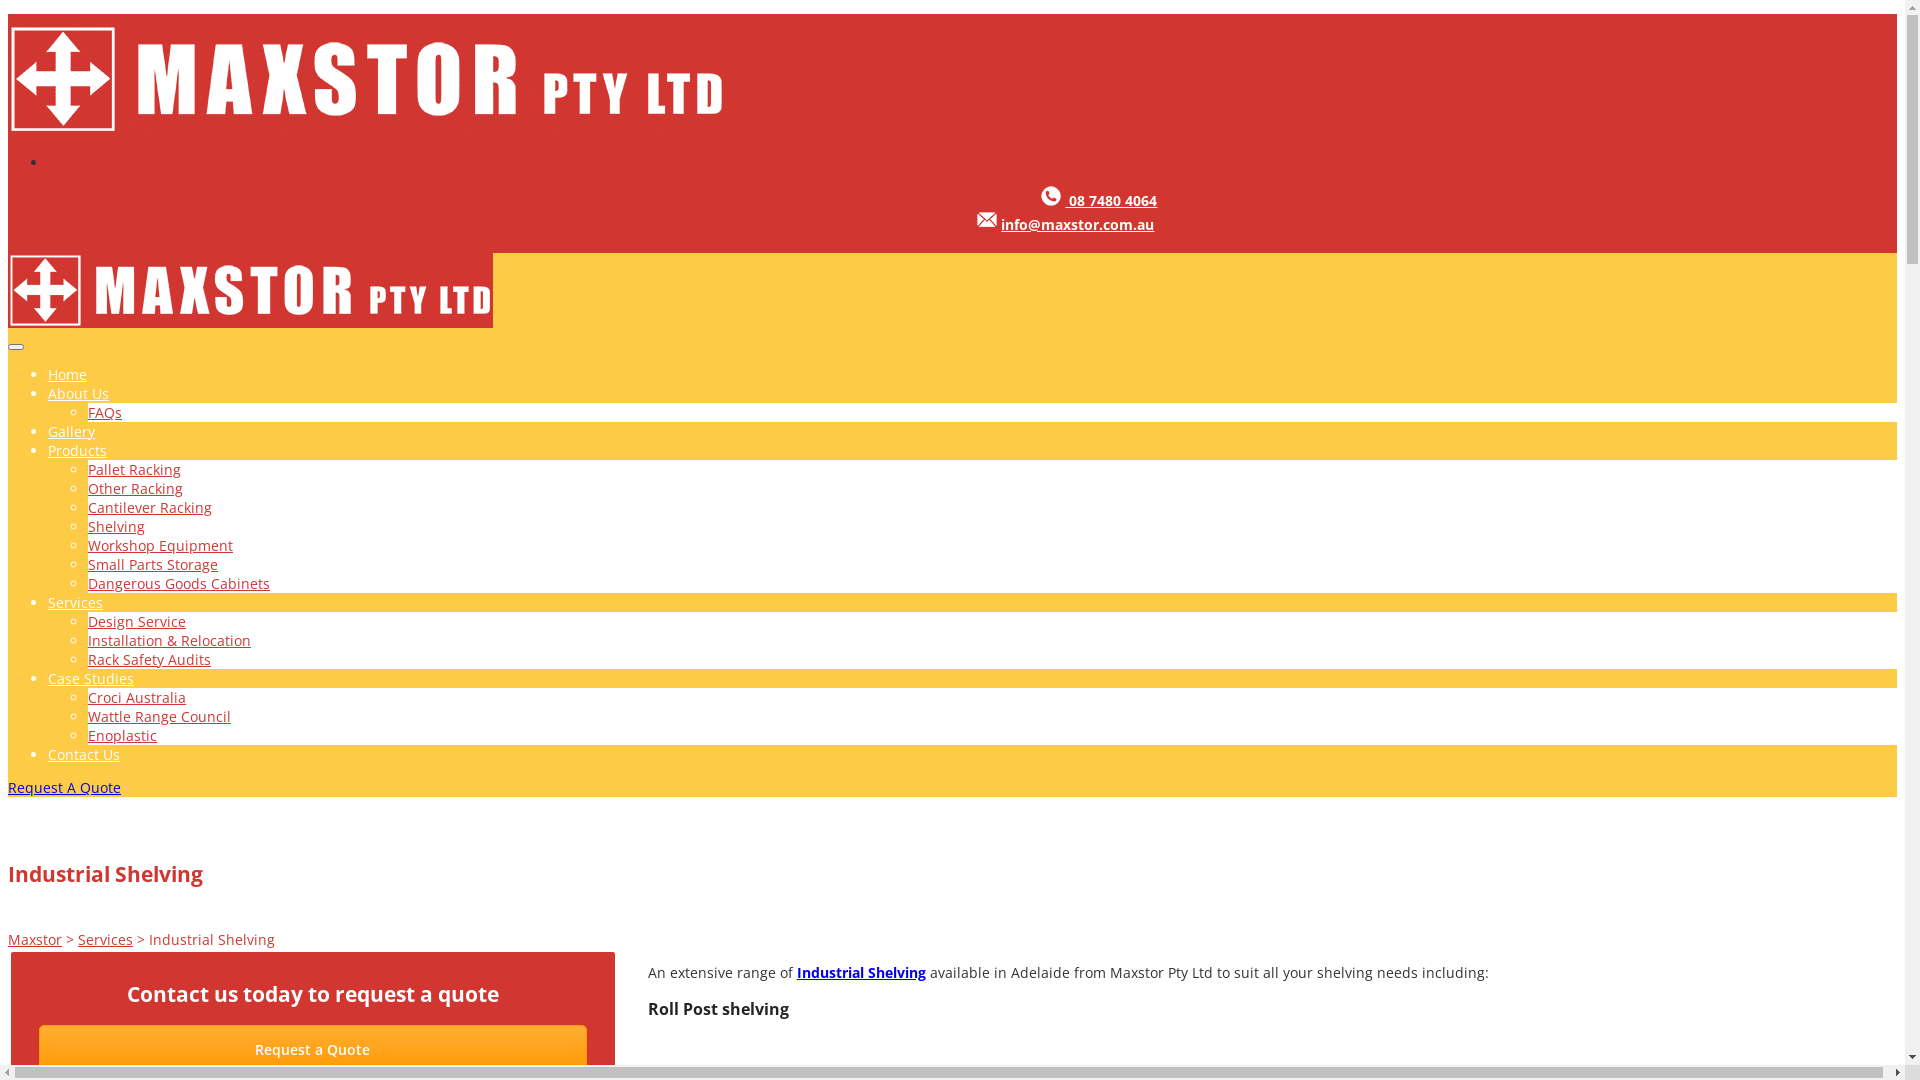  I want to click on 'FAQs', so click(104, 411).